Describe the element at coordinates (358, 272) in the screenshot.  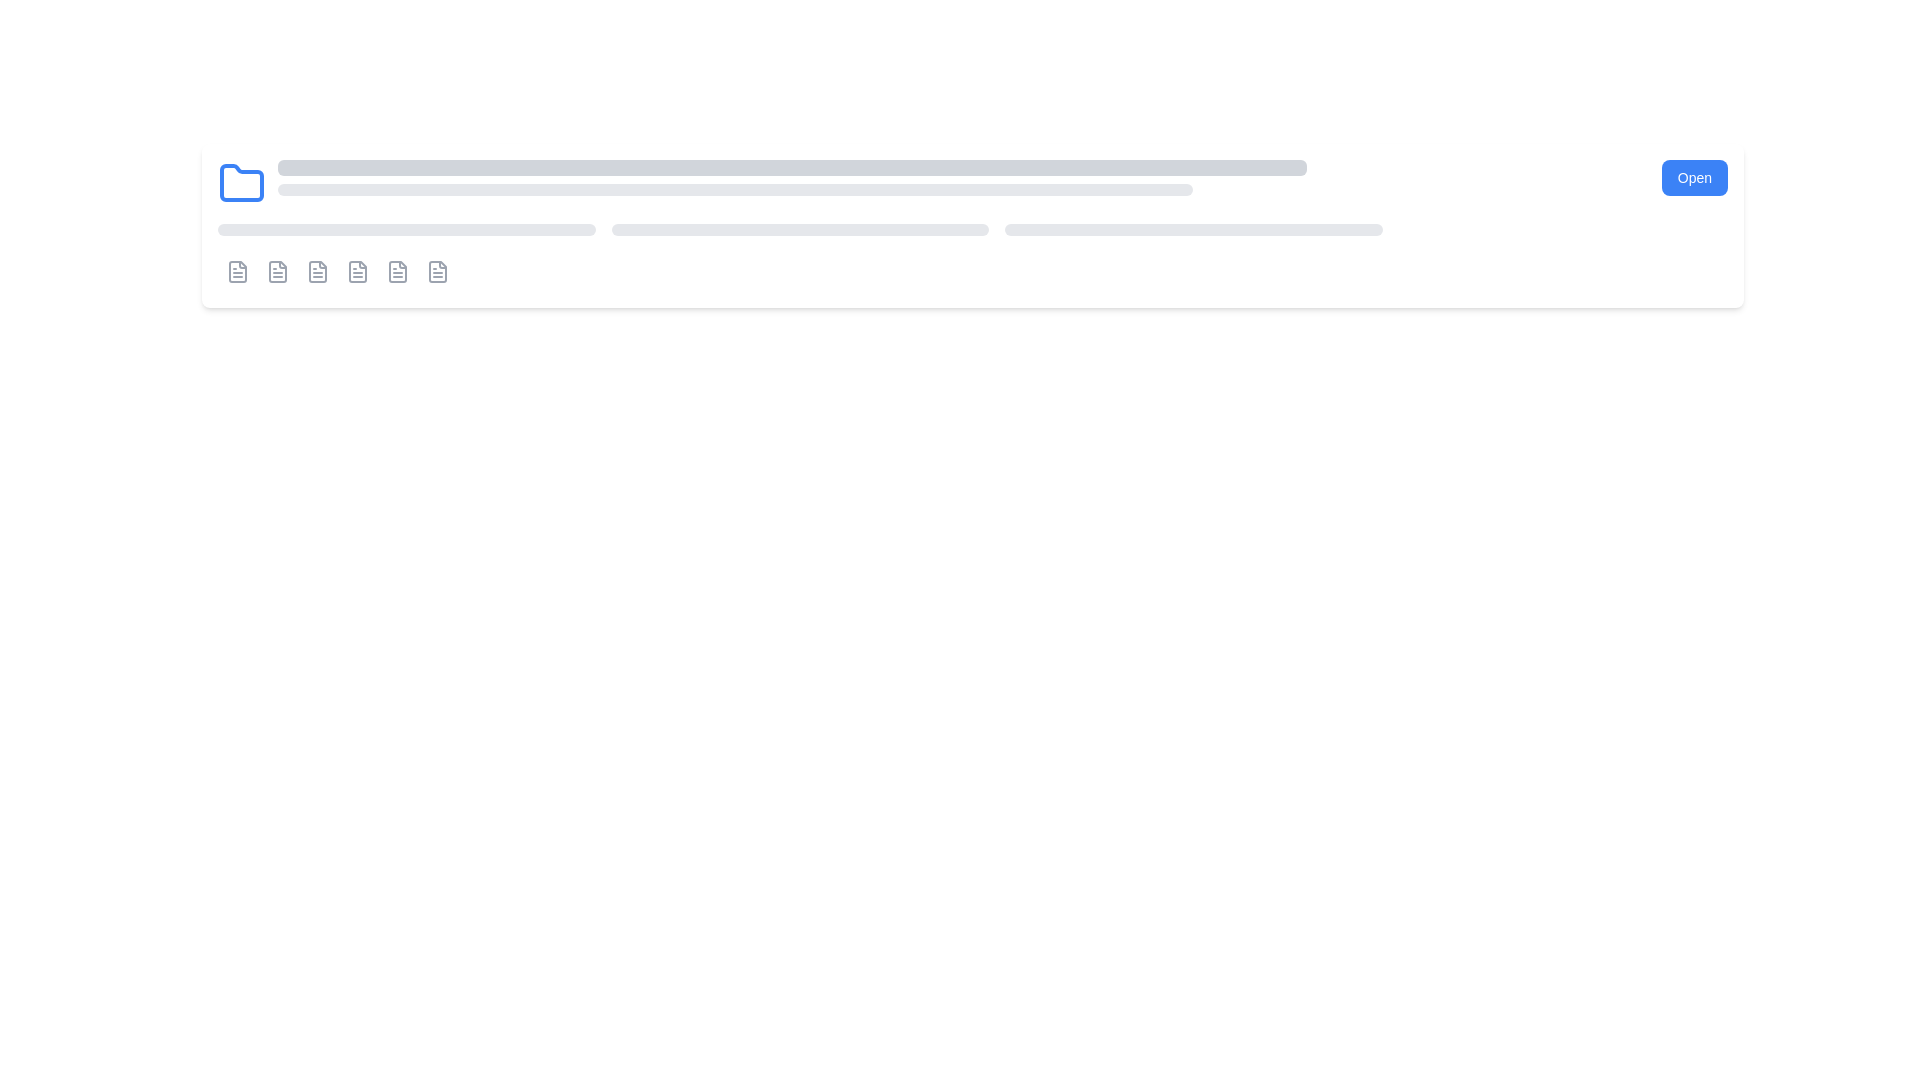
I see `the document icon located at the bottom of the main content section` at that location.